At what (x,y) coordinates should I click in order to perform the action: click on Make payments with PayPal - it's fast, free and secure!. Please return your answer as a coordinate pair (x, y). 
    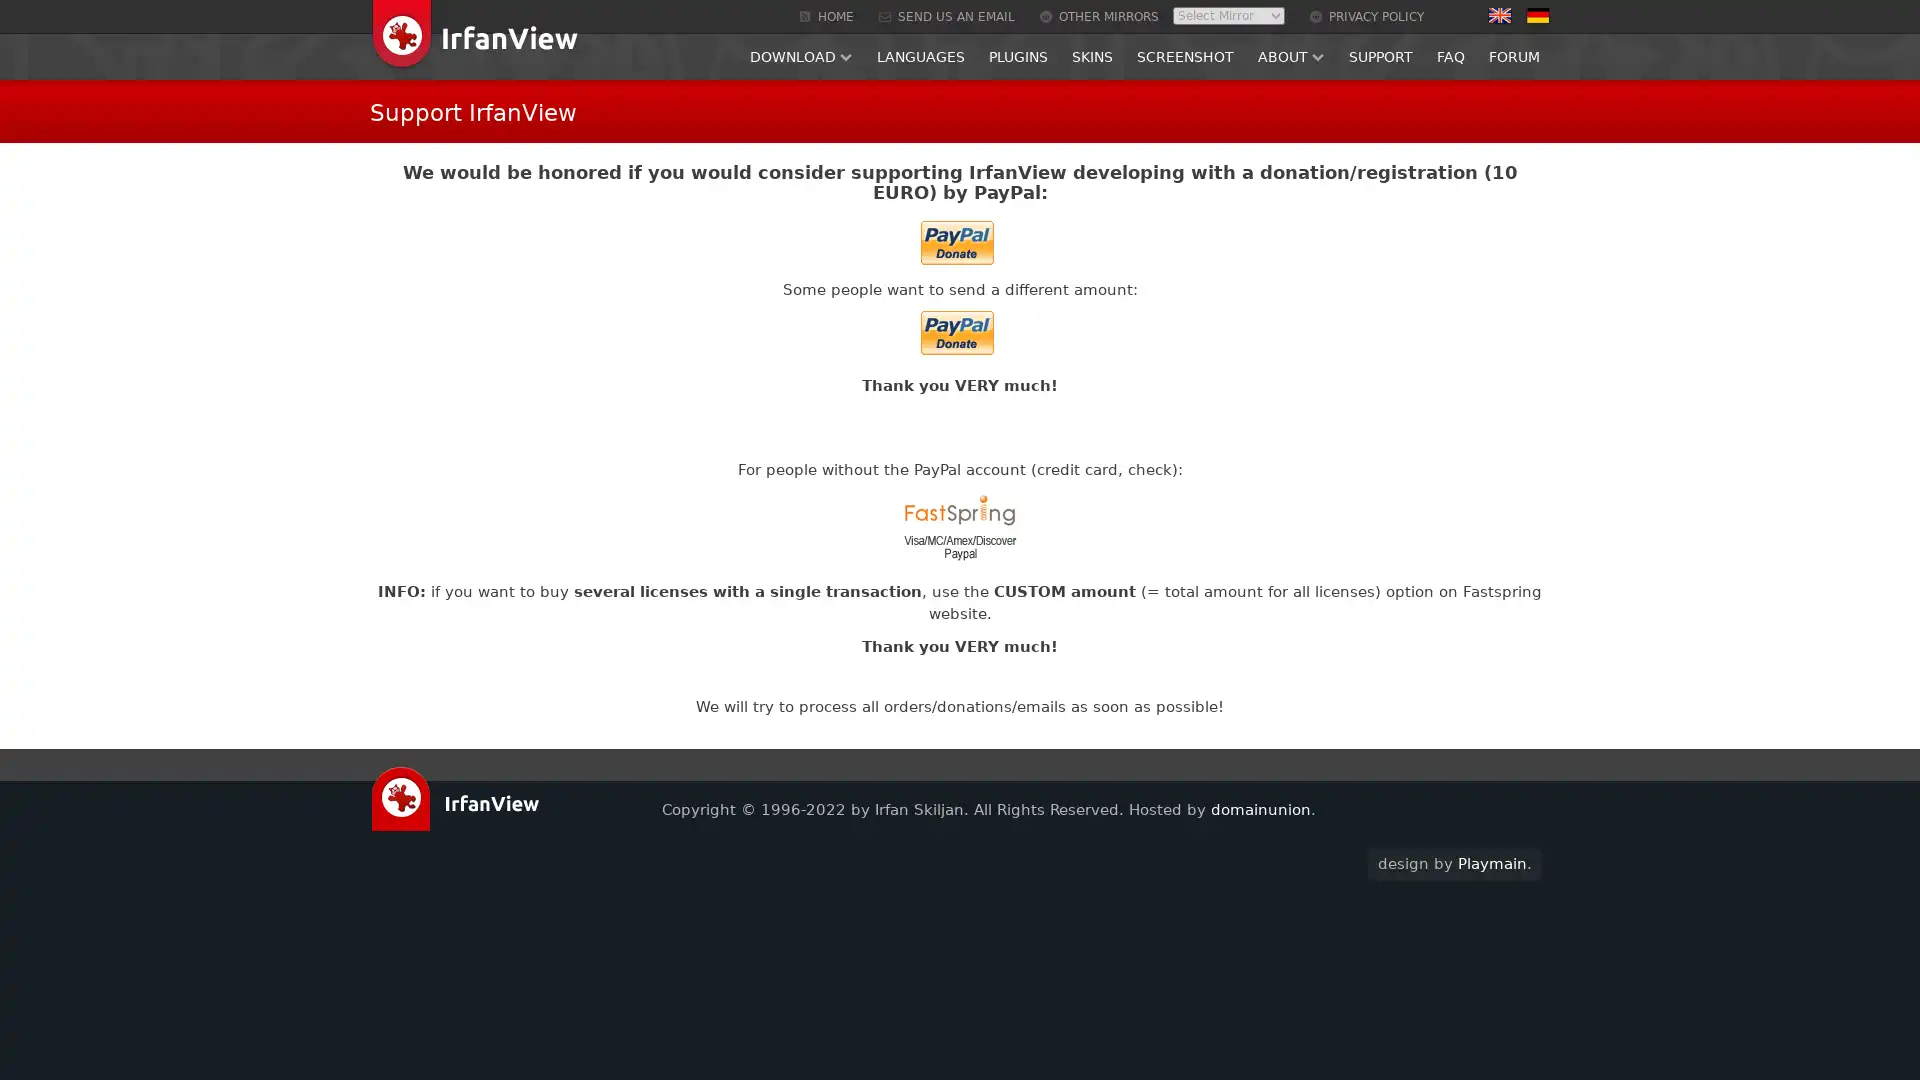
    Looking at the image, I should click on (955, 241).